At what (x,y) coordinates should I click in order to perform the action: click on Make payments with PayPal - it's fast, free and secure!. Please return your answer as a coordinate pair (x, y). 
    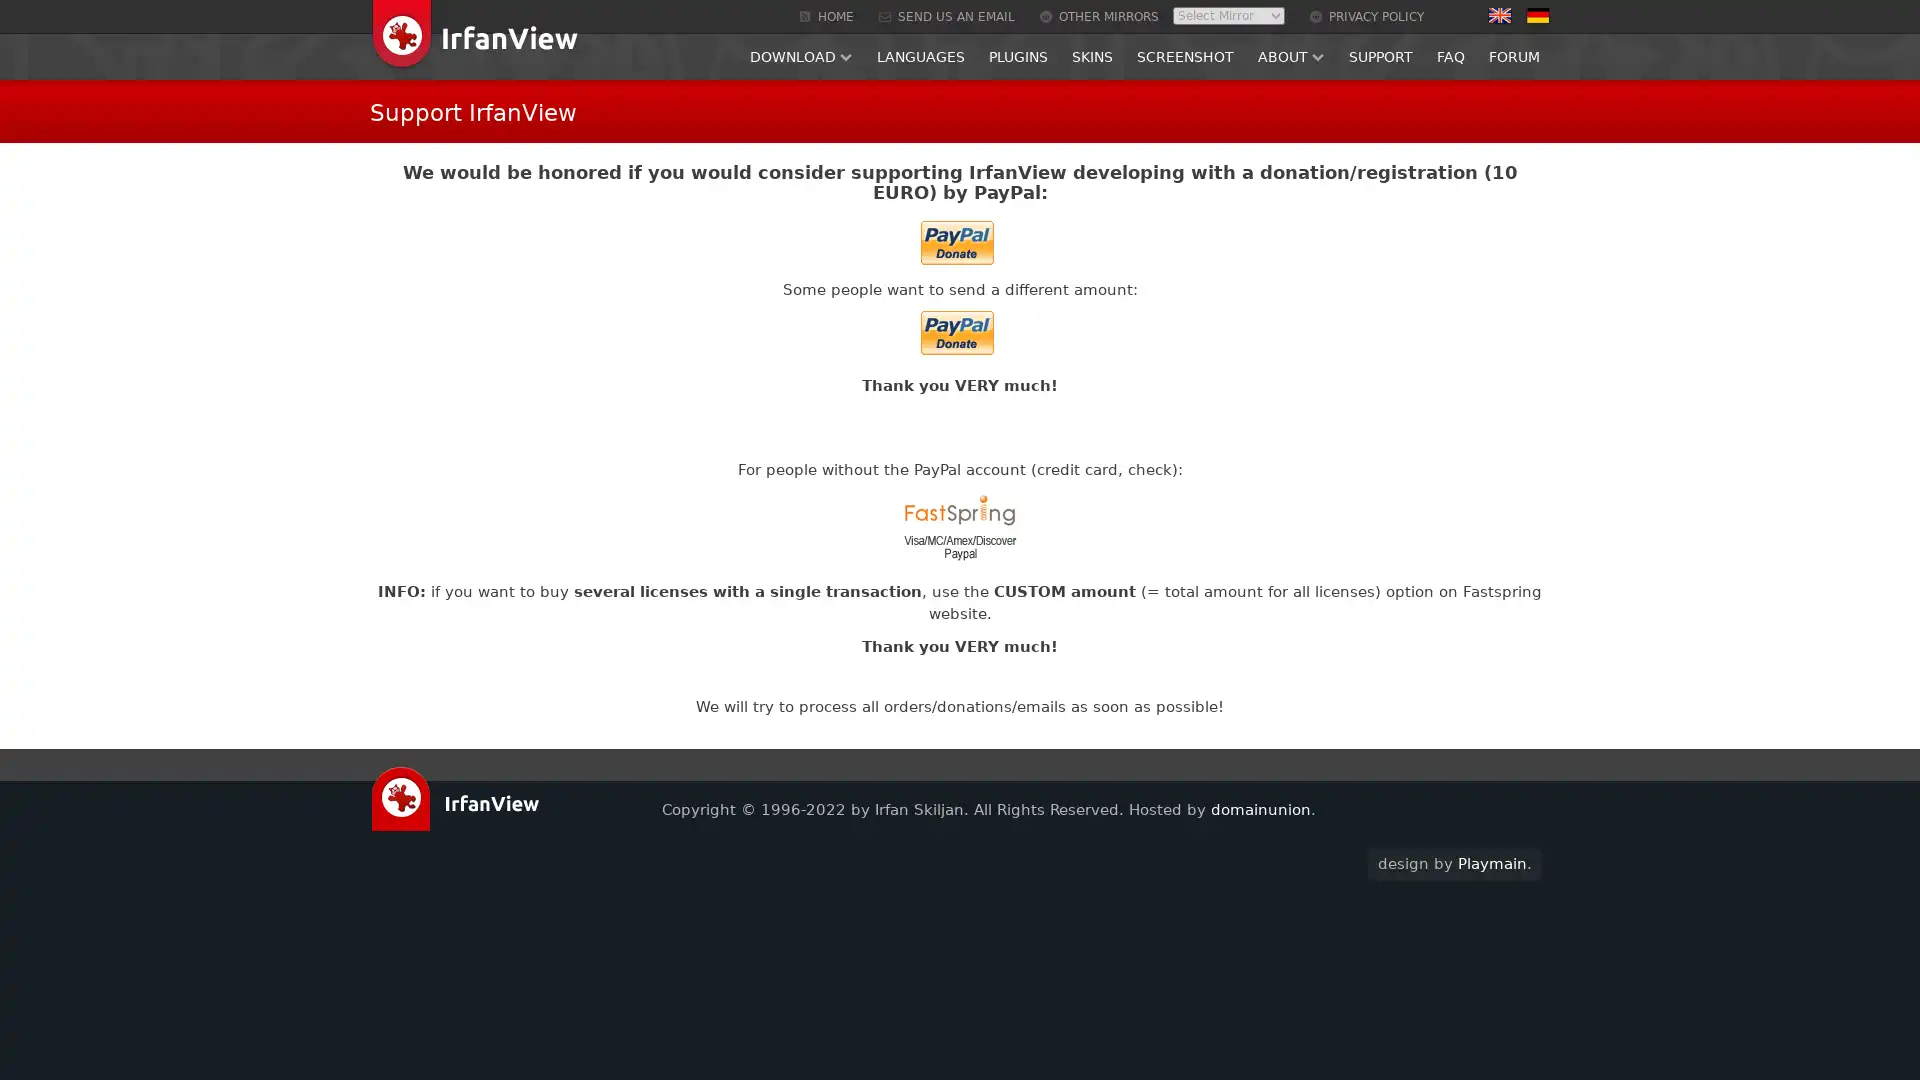
    Looking at the image, I should click on (955, 241).